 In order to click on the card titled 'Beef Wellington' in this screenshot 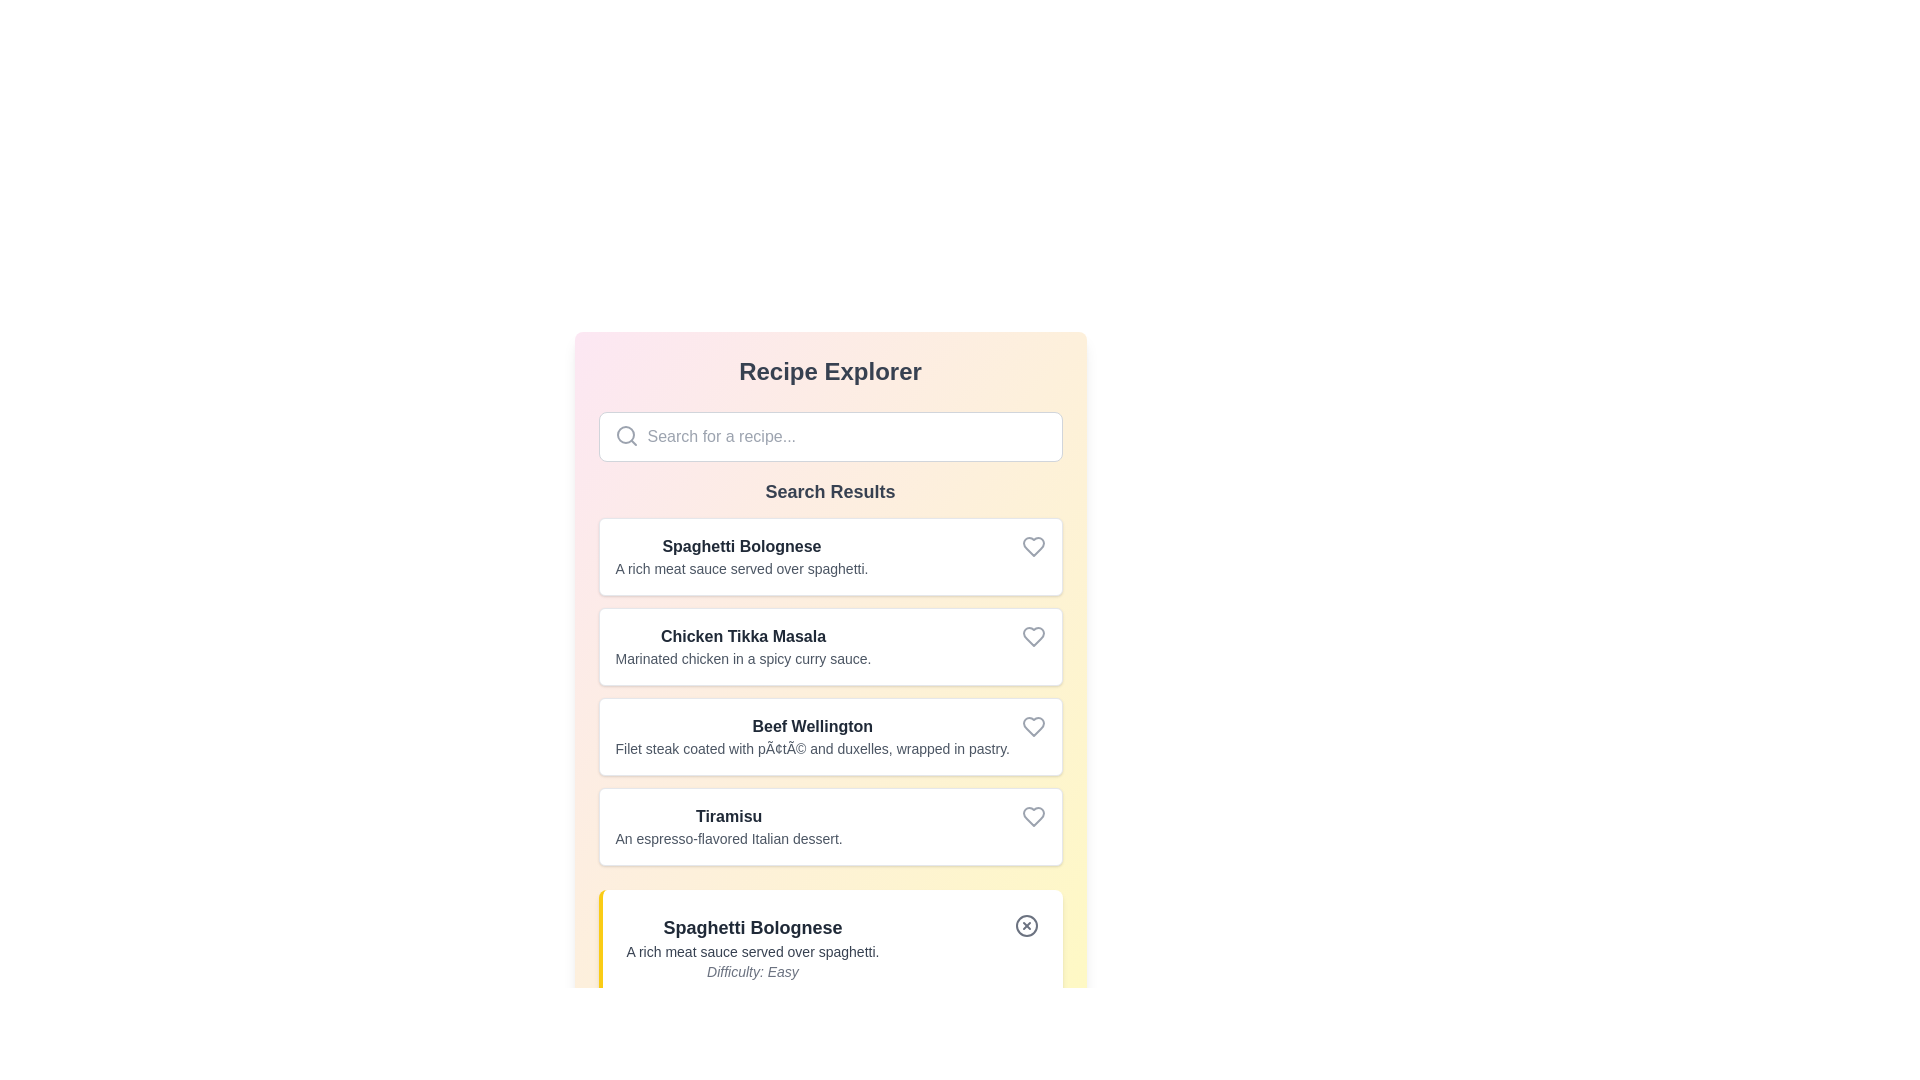, I will do `click(830, 736)`.